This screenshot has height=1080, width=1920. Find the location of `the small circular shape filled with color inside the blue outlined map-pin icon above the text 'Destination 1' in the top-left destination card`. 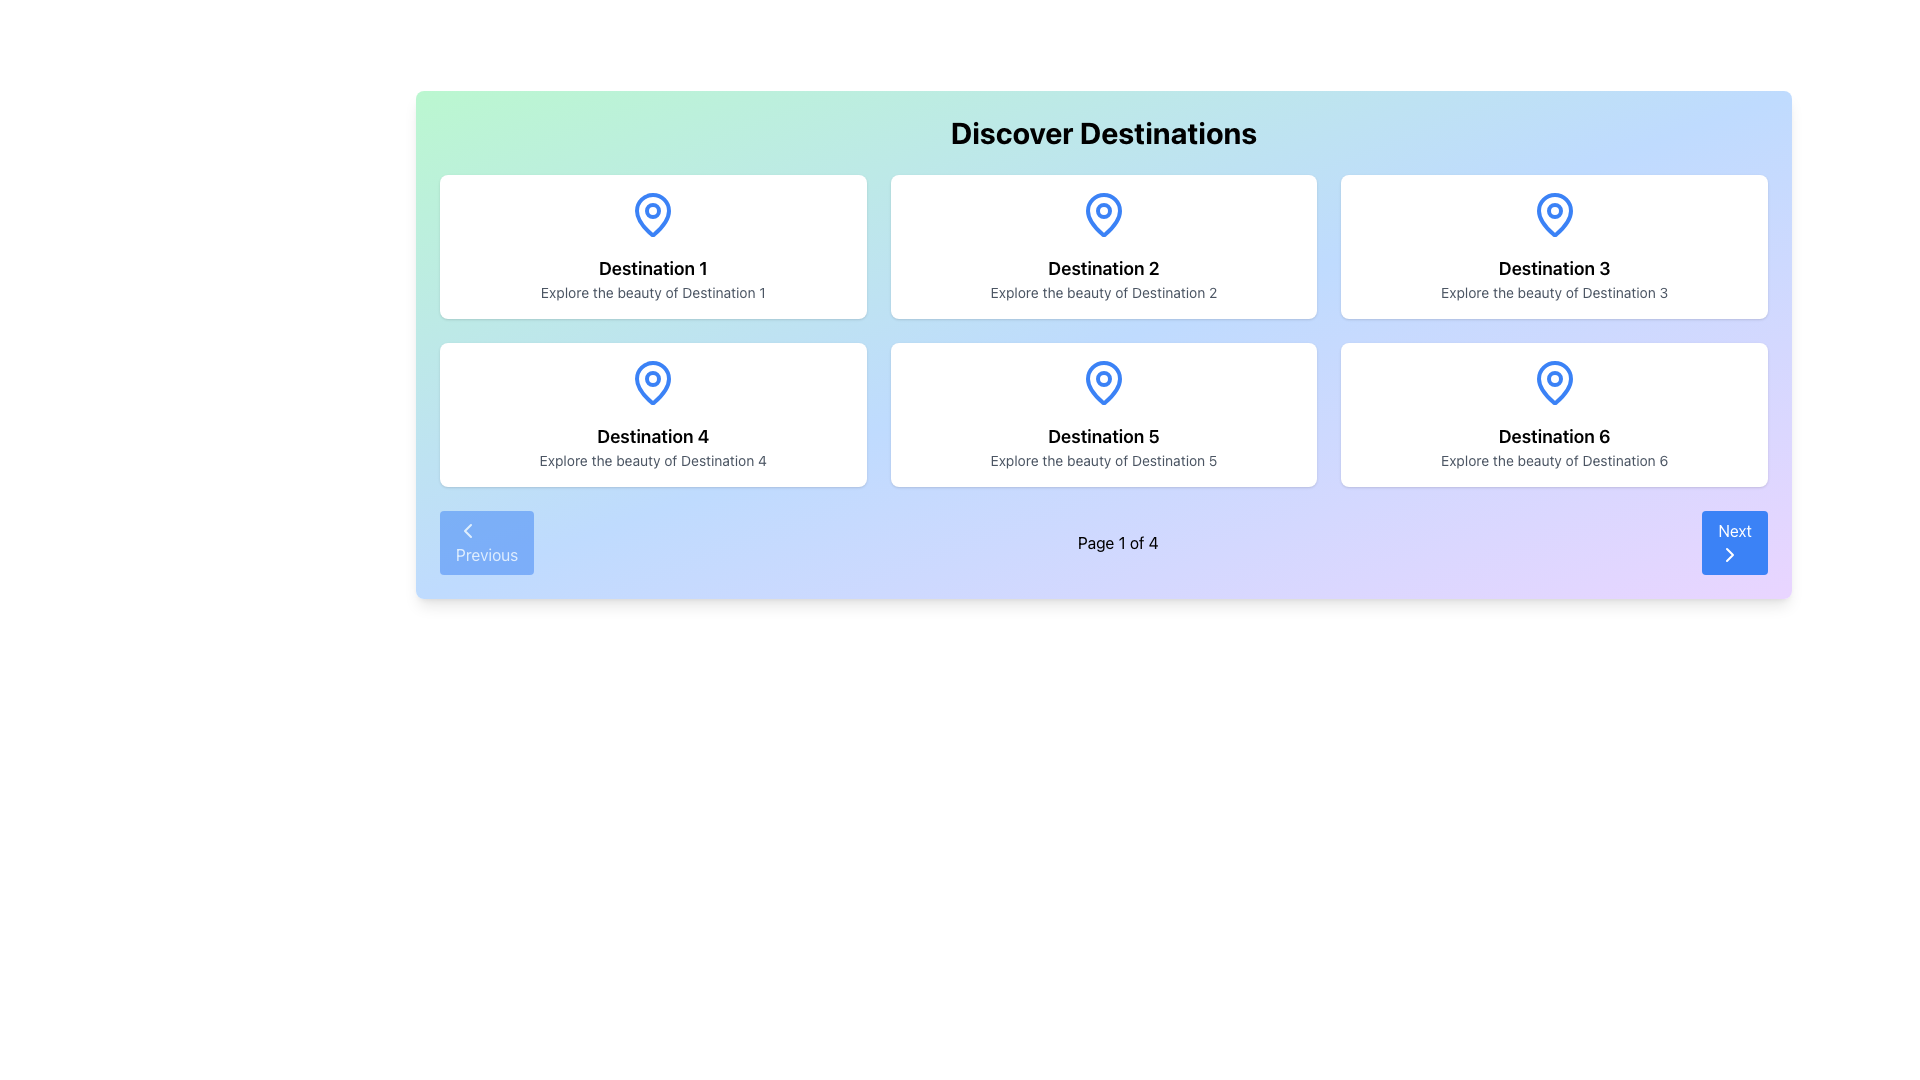

the small circular shape filled with color inside the blue outlined map-pin icon above the text 'Destination 1' in the top-left destination card is located at coordinates (653, 211).